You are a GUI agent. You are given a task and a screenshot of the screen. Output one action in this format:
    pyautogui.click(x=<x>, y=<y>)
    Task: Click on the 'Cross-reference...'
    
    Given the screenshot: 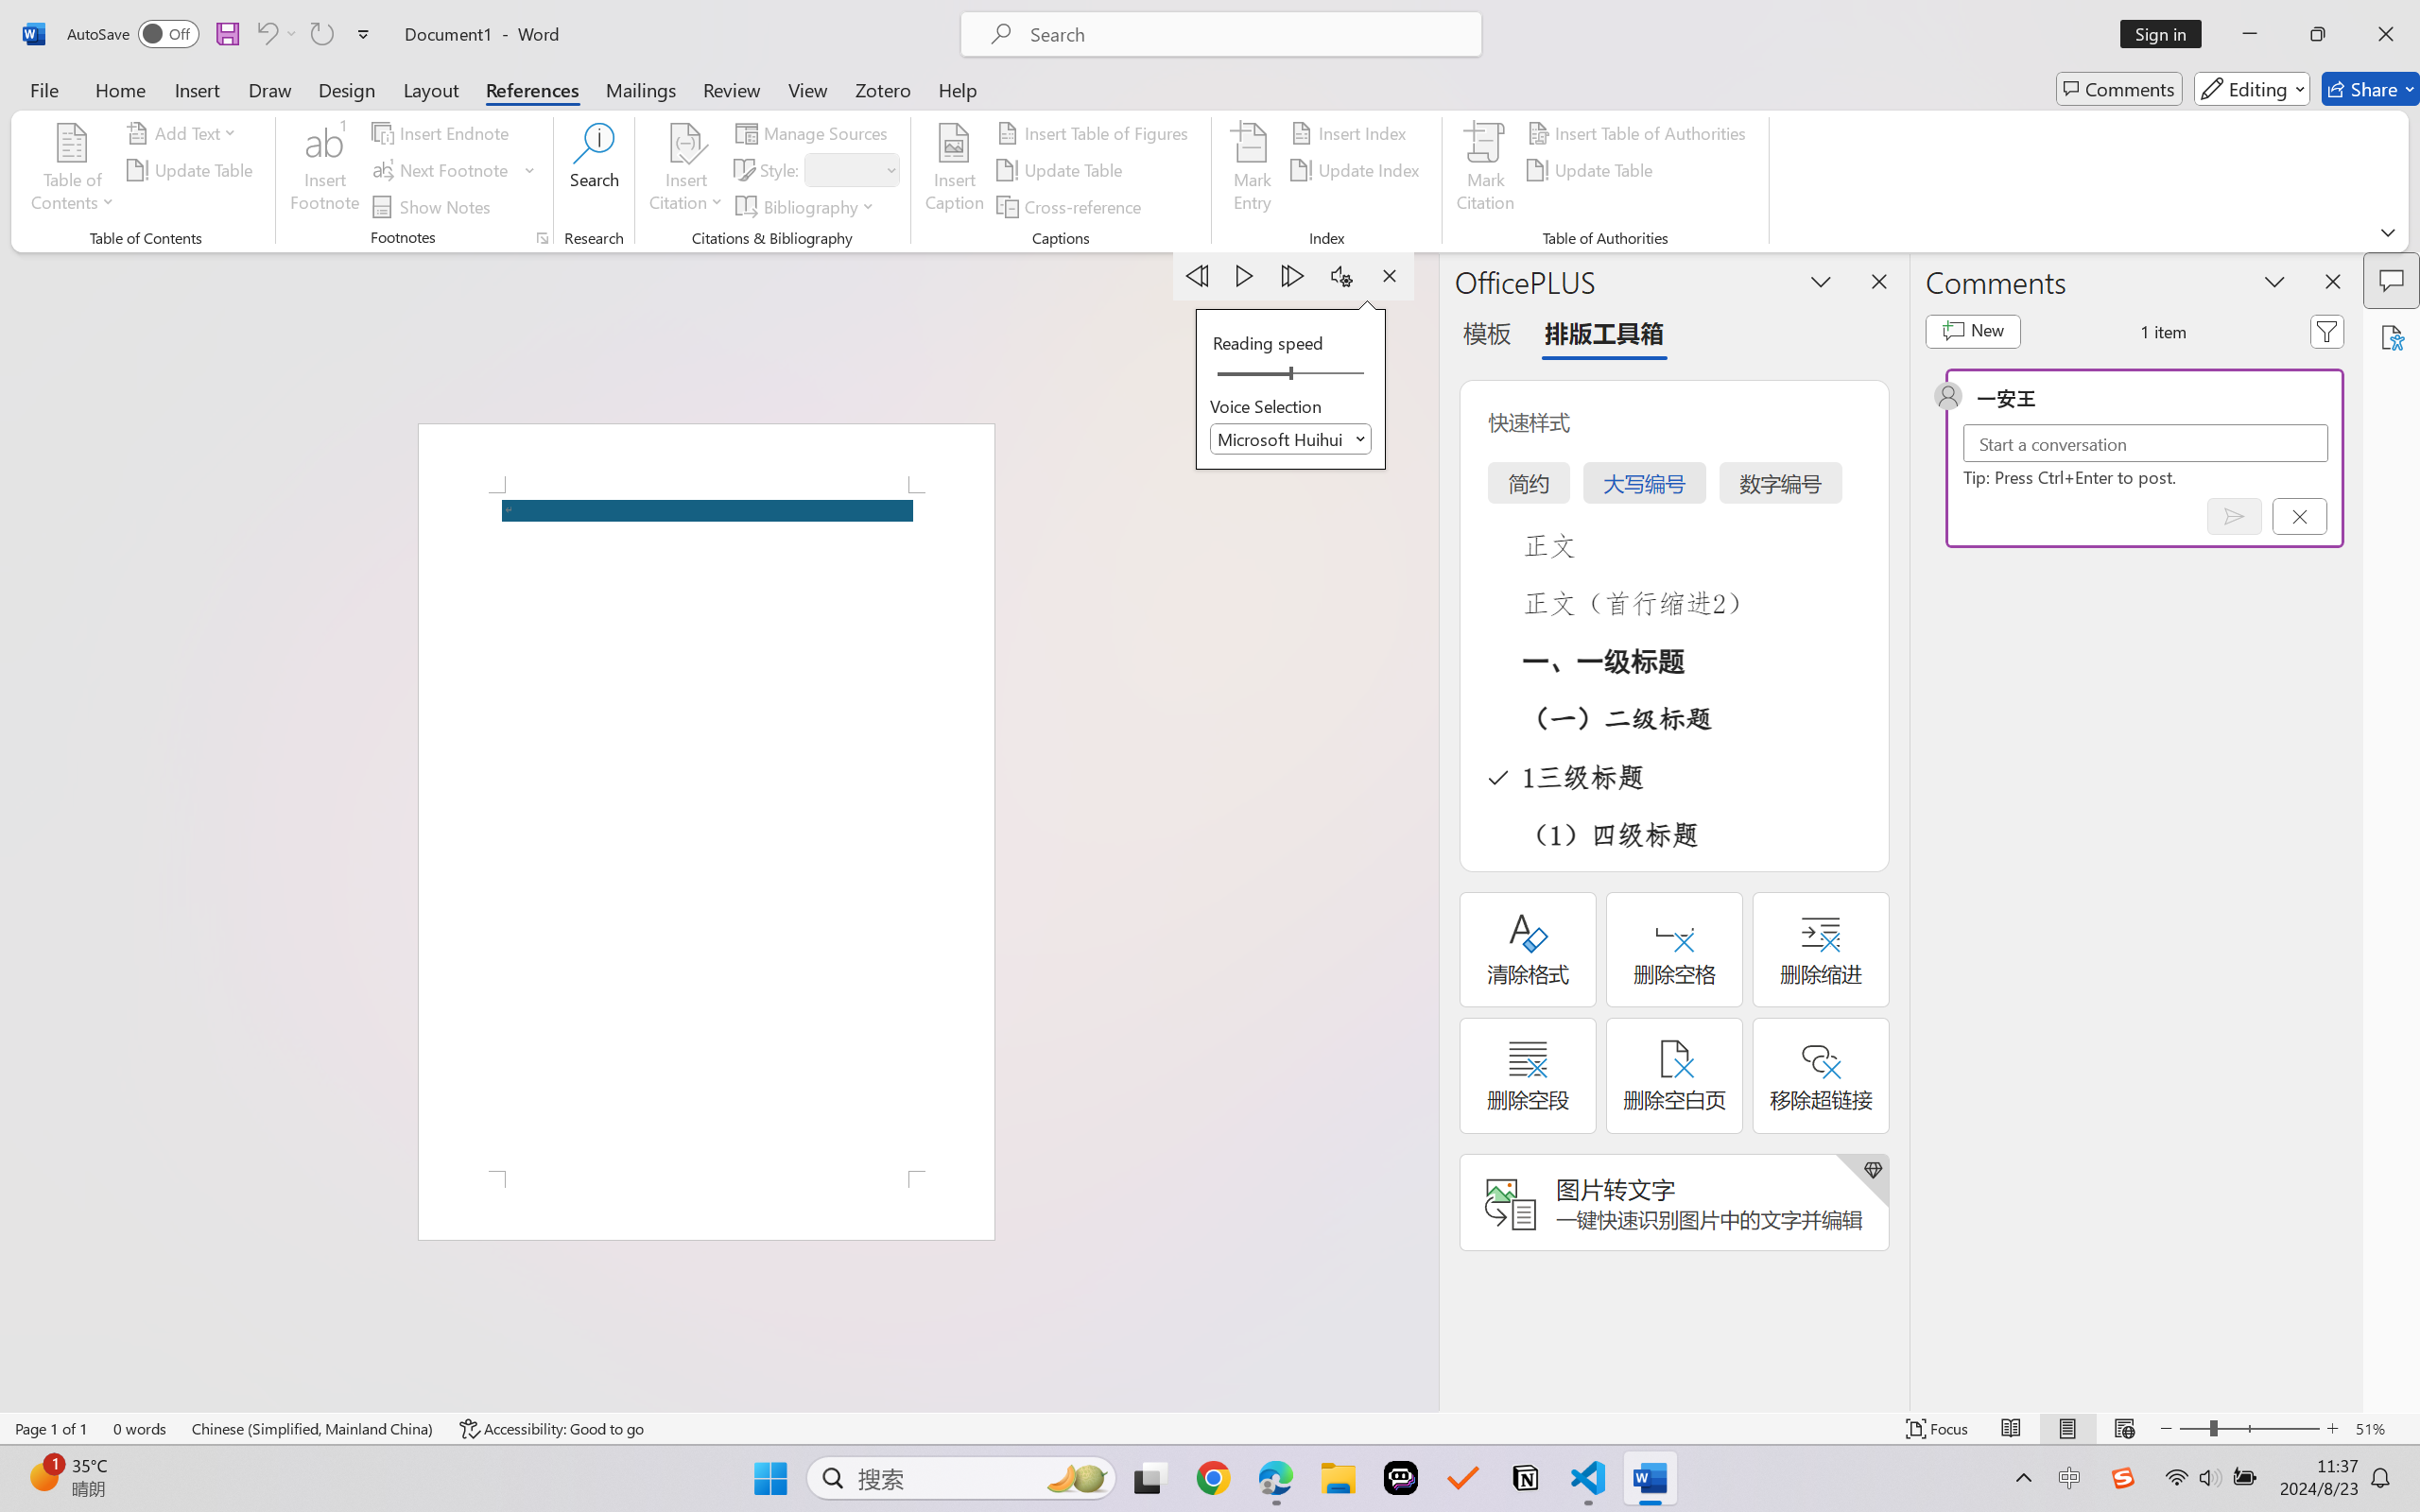 What is the action you would take?
    pyautogui.click(x=1072, y=207)
    